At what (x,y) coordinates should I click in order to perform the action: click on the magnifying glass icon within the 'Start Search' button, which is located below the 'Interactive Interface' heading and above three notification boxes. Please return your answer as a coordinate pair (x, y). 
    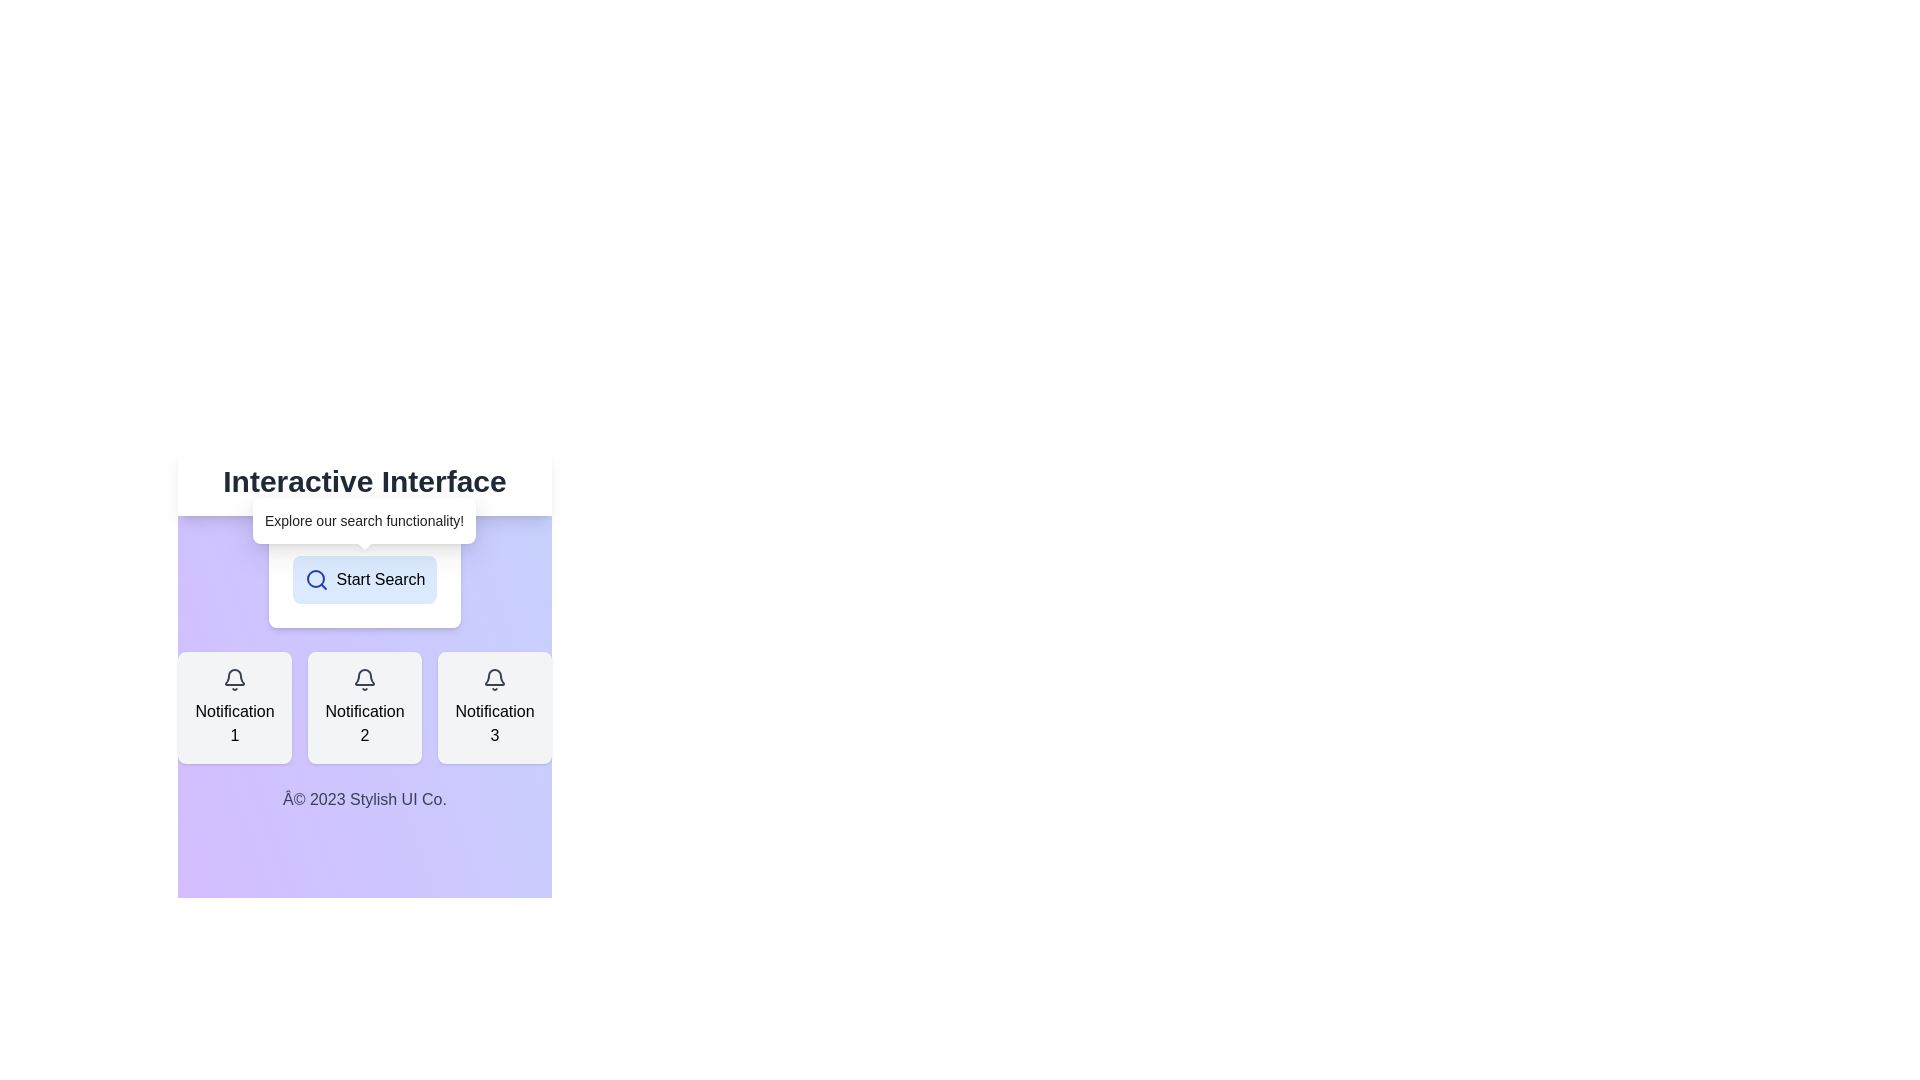
    Looking at the image, I should click on (315, 579).